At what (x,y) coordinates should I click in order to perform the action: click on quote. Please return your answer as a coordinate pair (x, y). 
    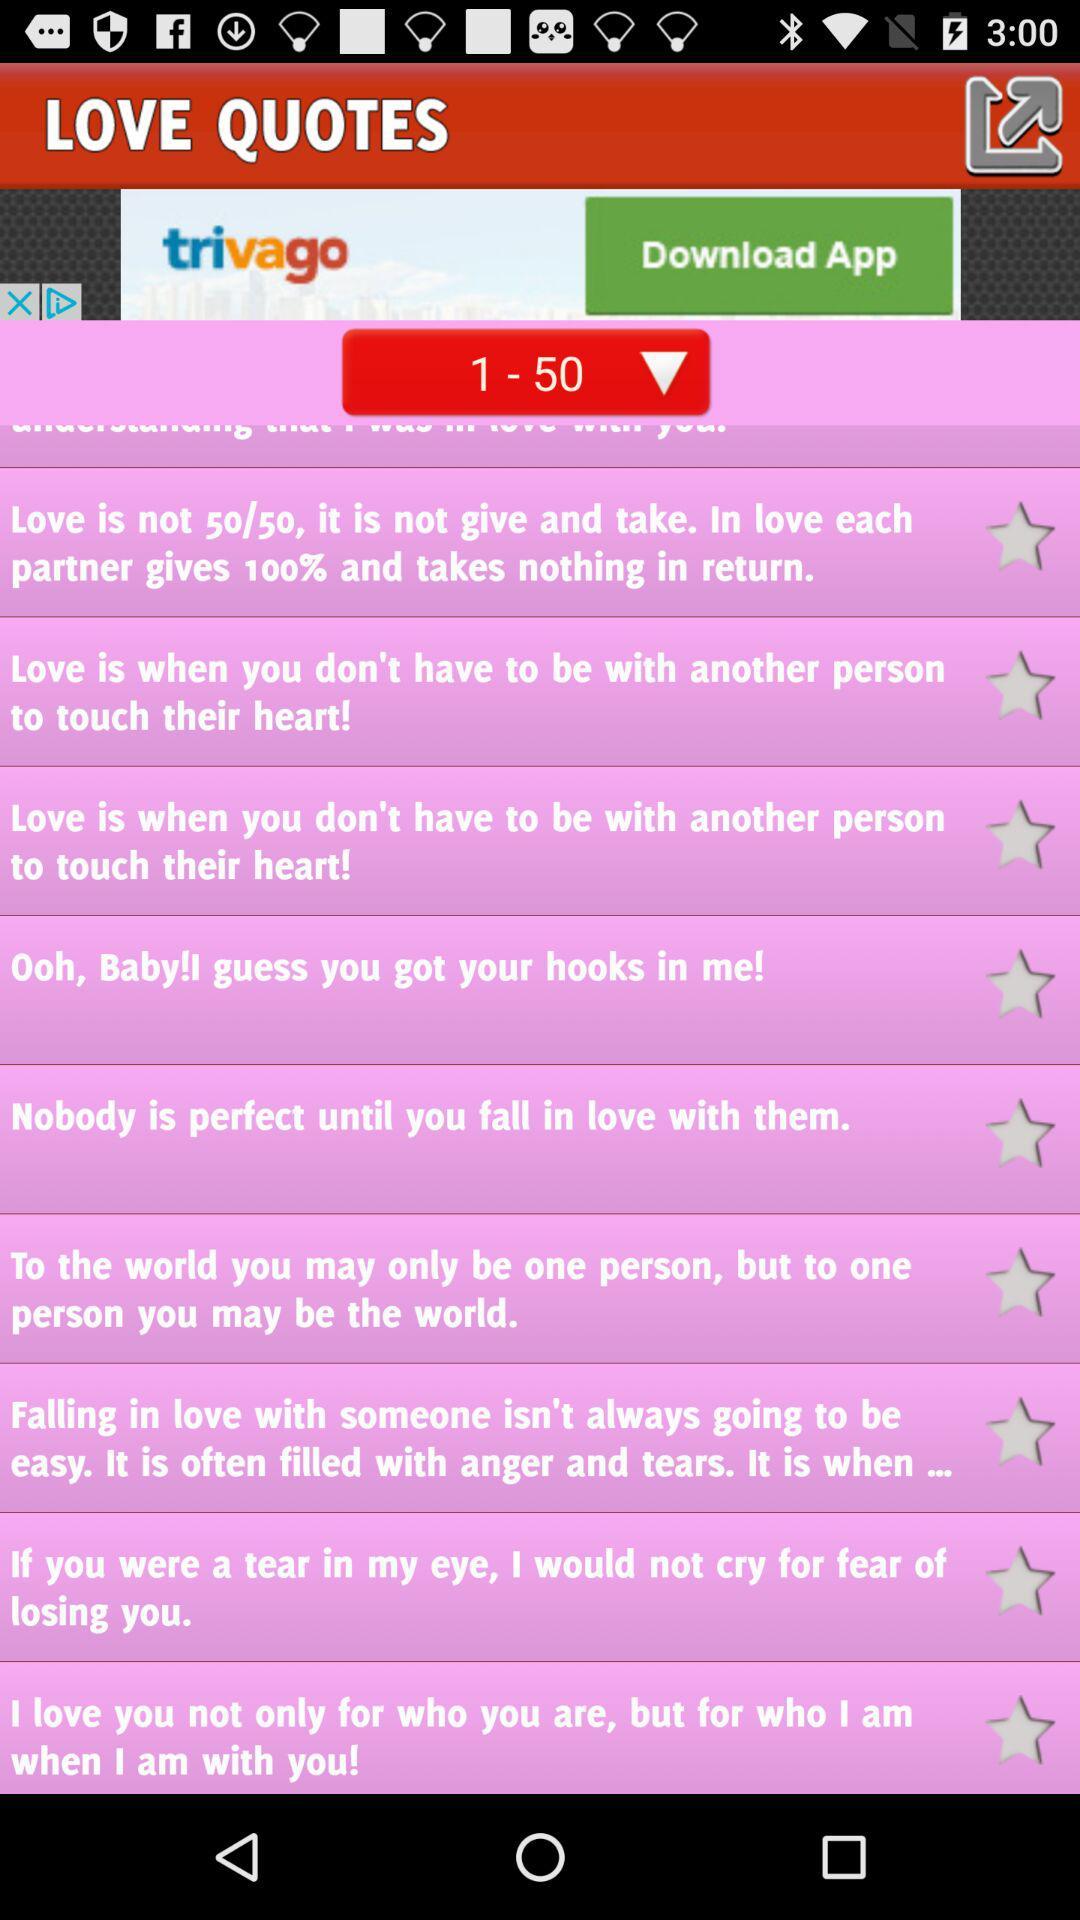
    Looking at the image, I should click on (1032, 834).